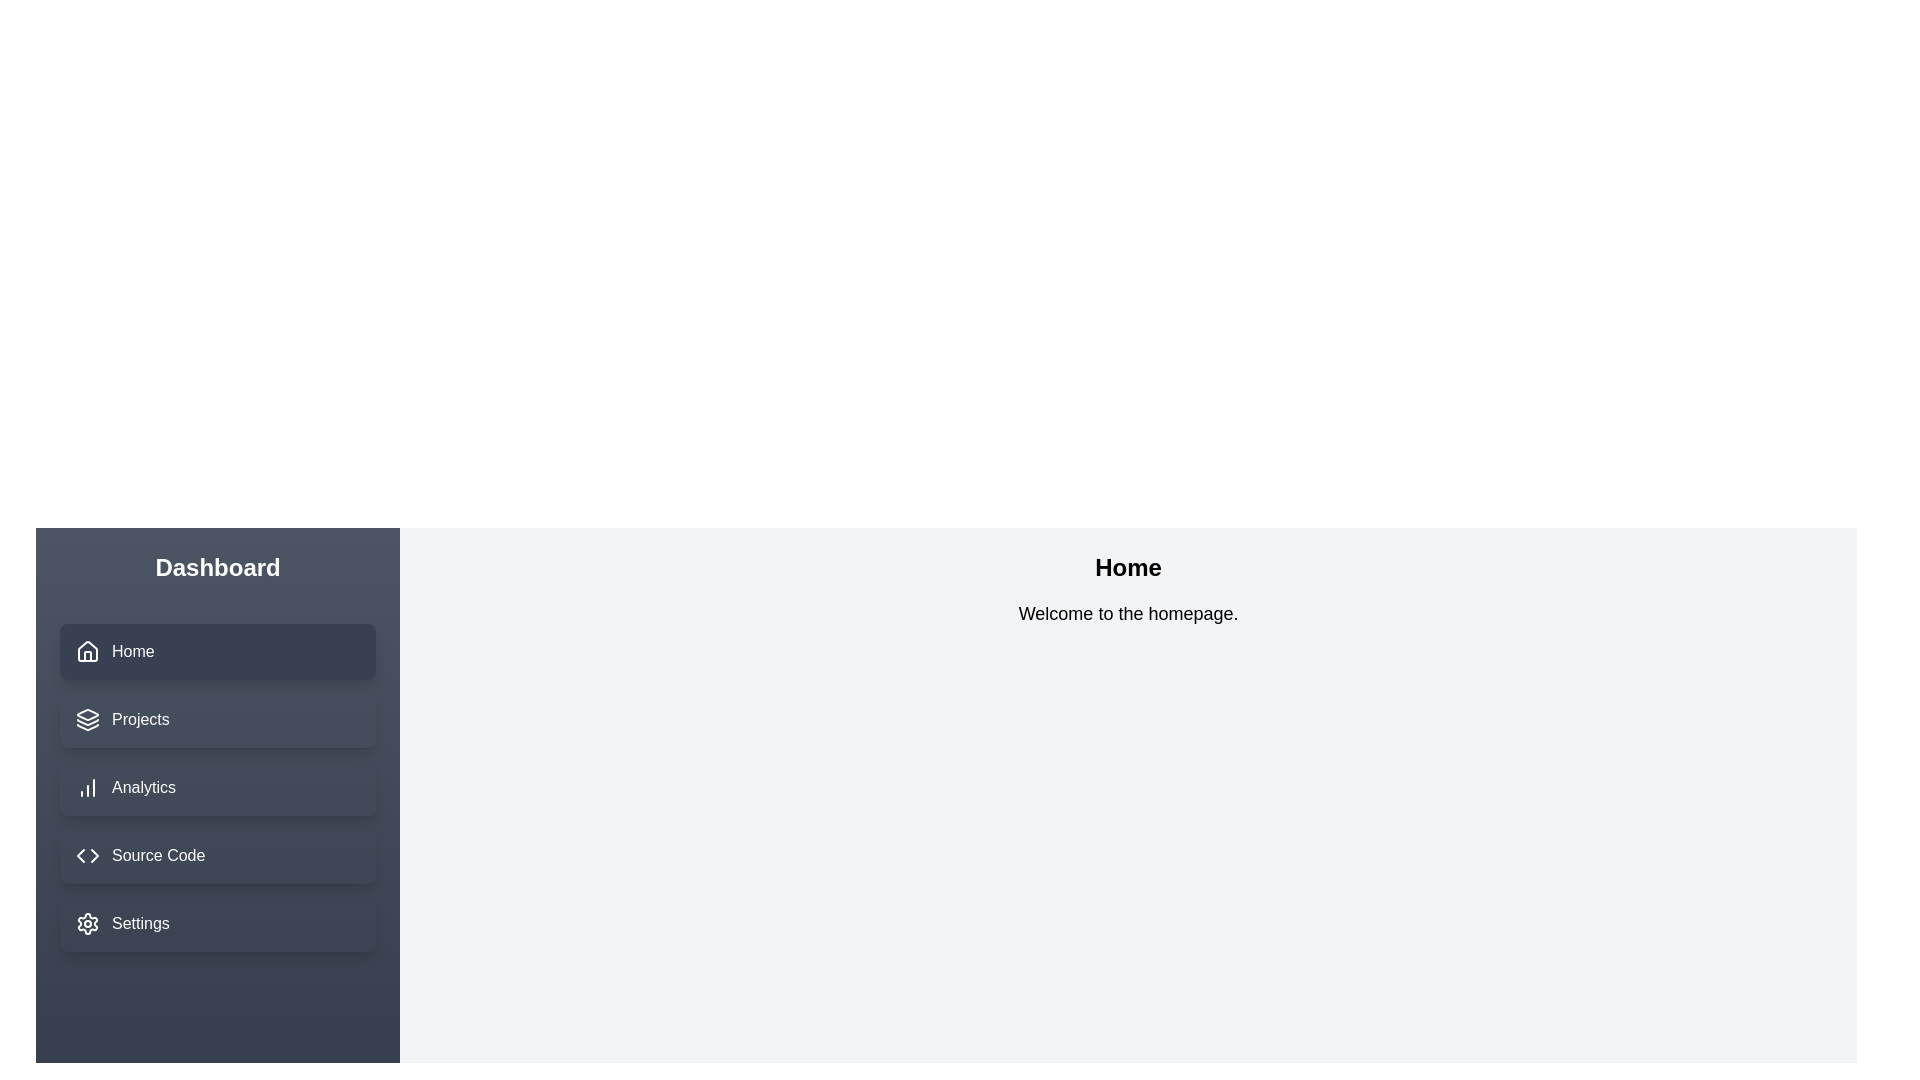 The height and width of the screenshot is (1080, 1920). I want to click on the Text Label in the navigation menu that indicates access to settings or configuration options, so click(139, 924).